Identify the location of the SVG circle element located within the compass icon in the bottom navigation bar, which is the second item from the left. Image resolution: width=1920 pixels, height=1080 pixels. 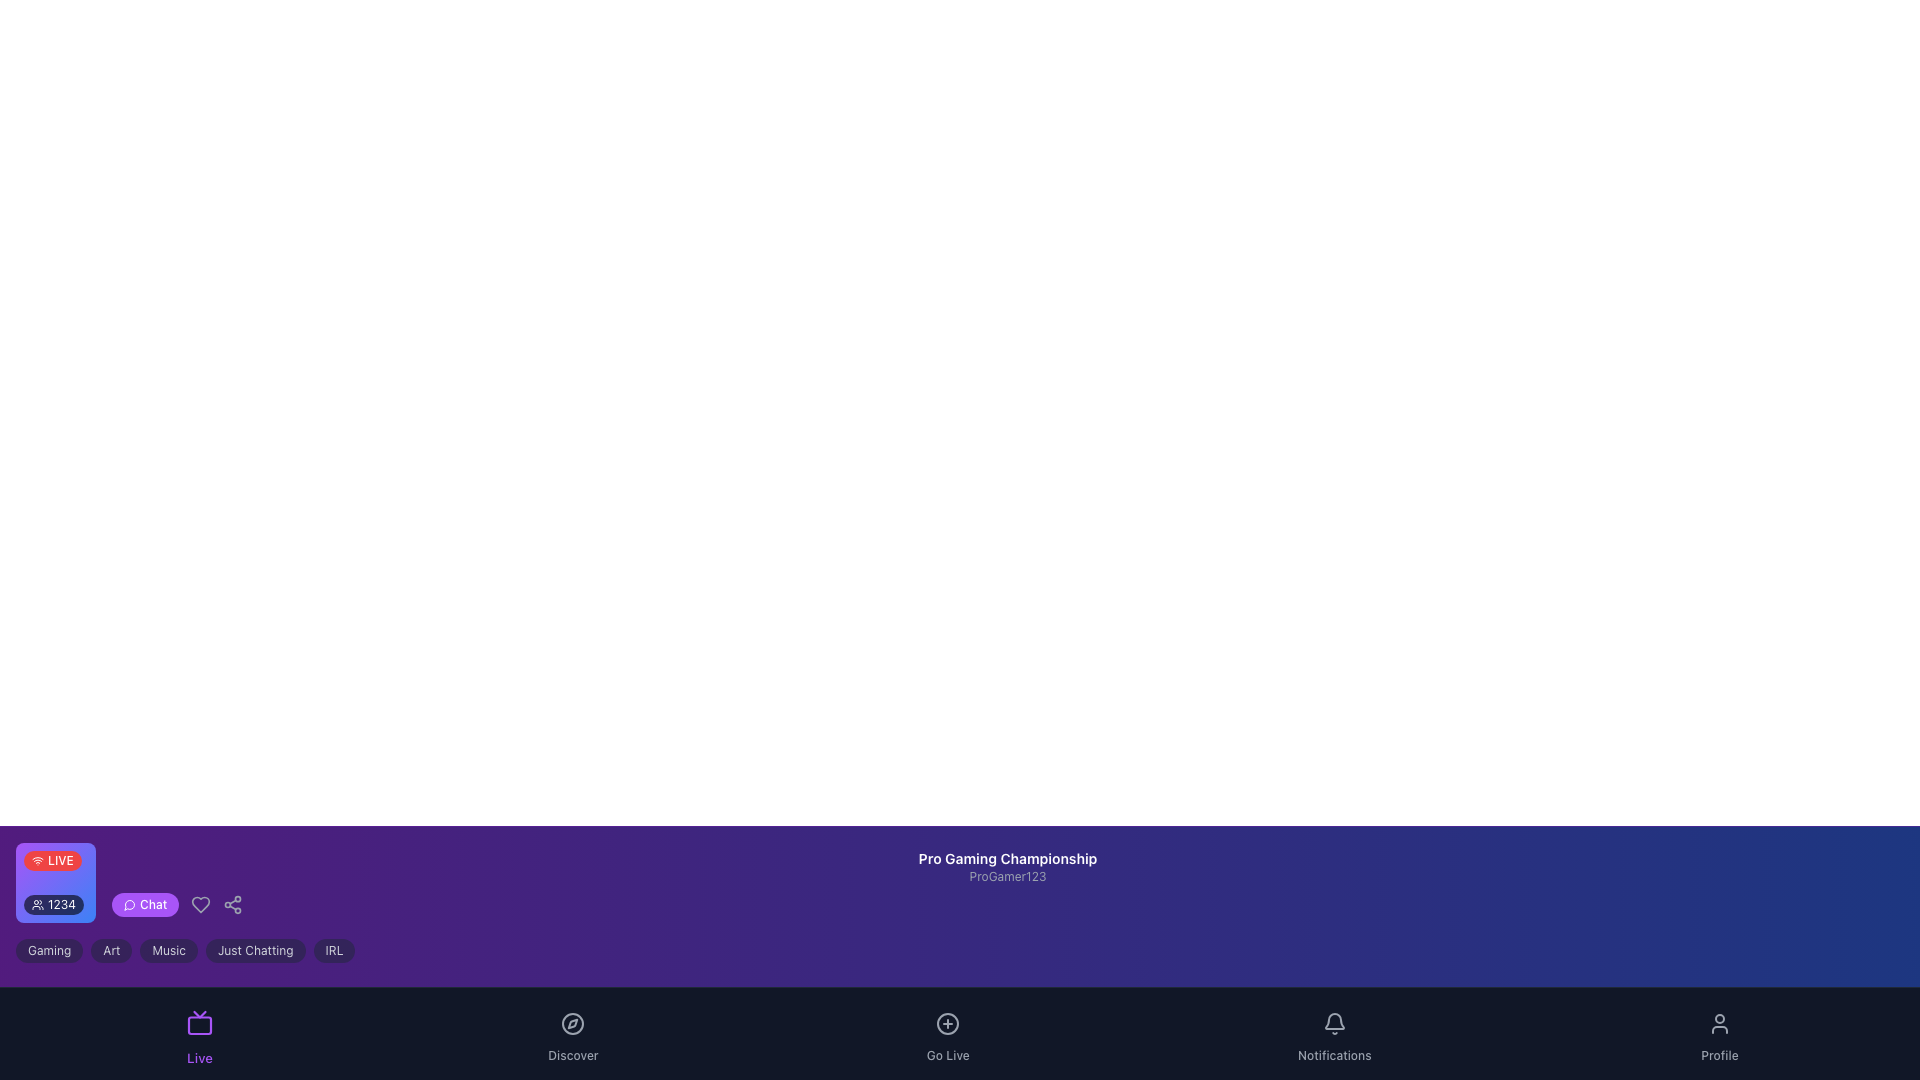
(572, 1023).